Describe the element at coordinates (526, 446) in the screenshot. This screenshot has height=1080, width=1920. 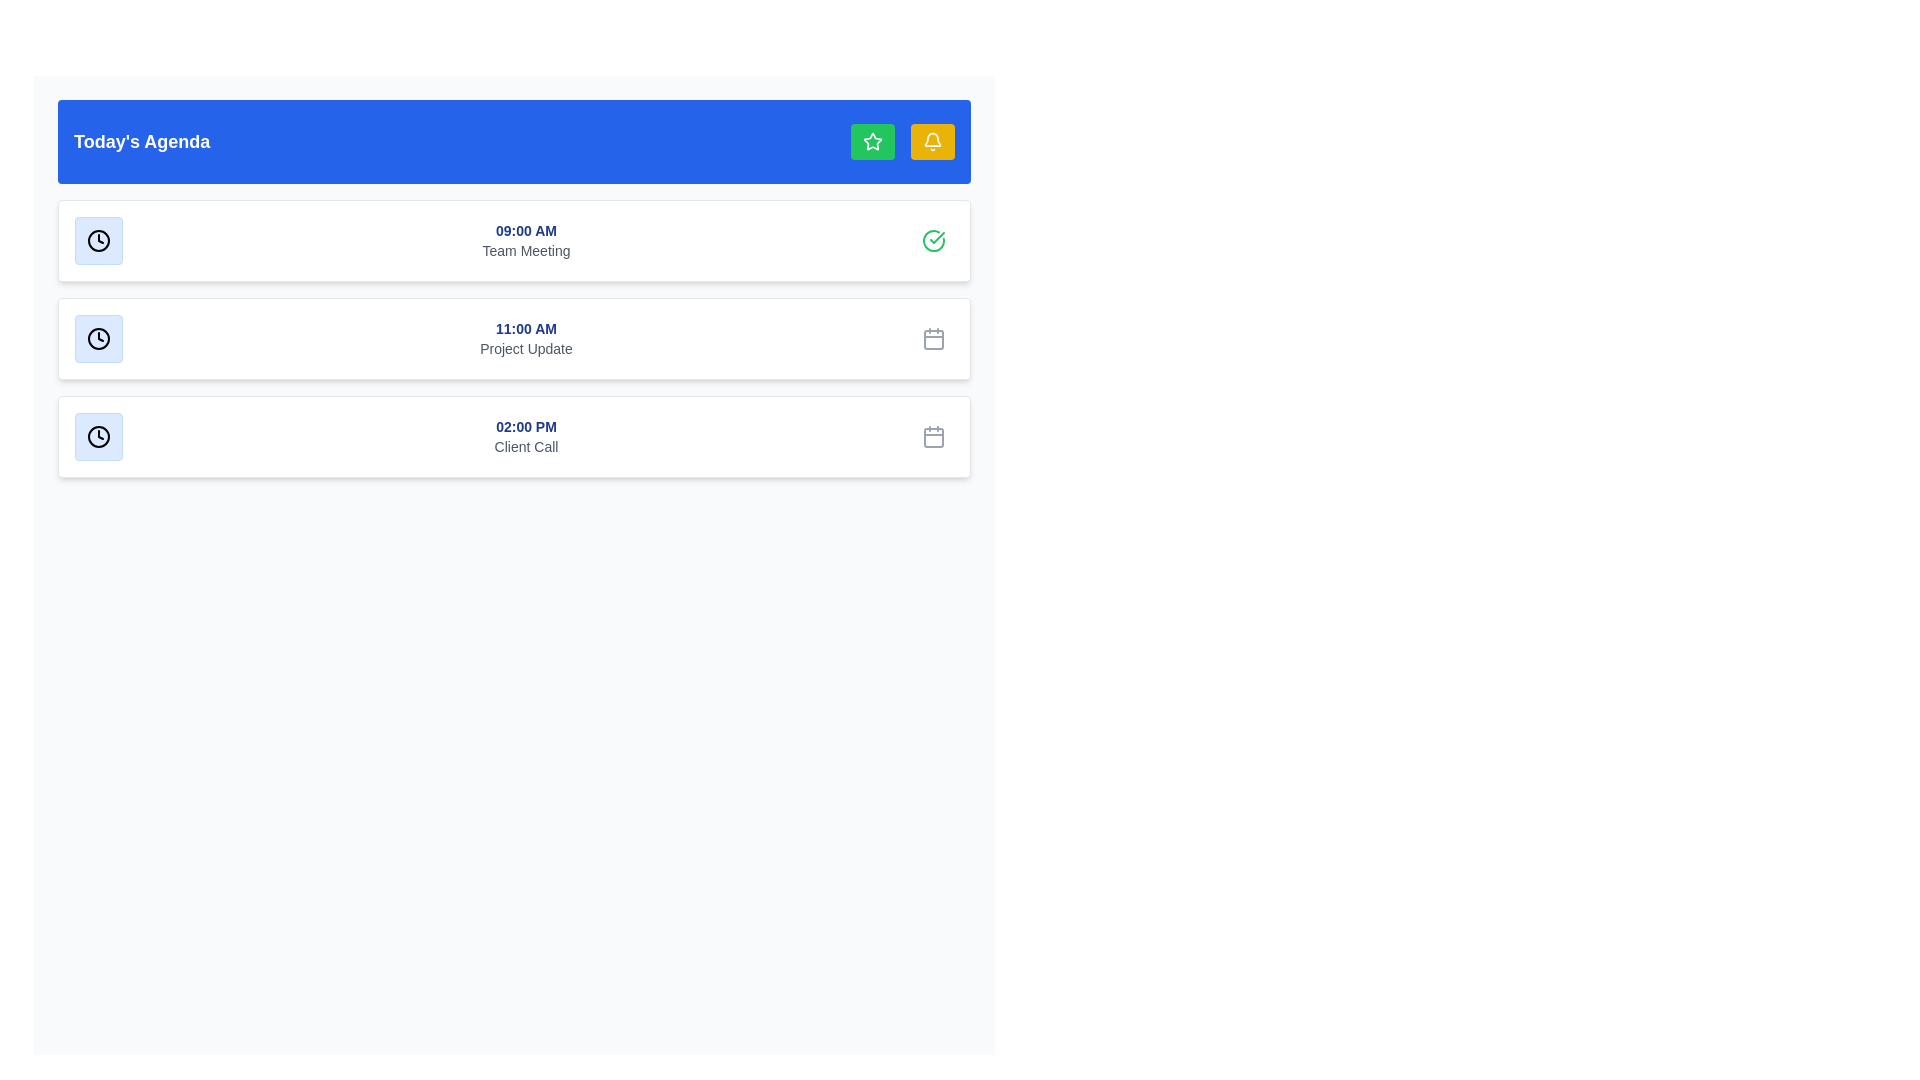
I see `the text element located directly below '02:00 PM' in the agenda interface by moving the cursor to its center point` at that location.